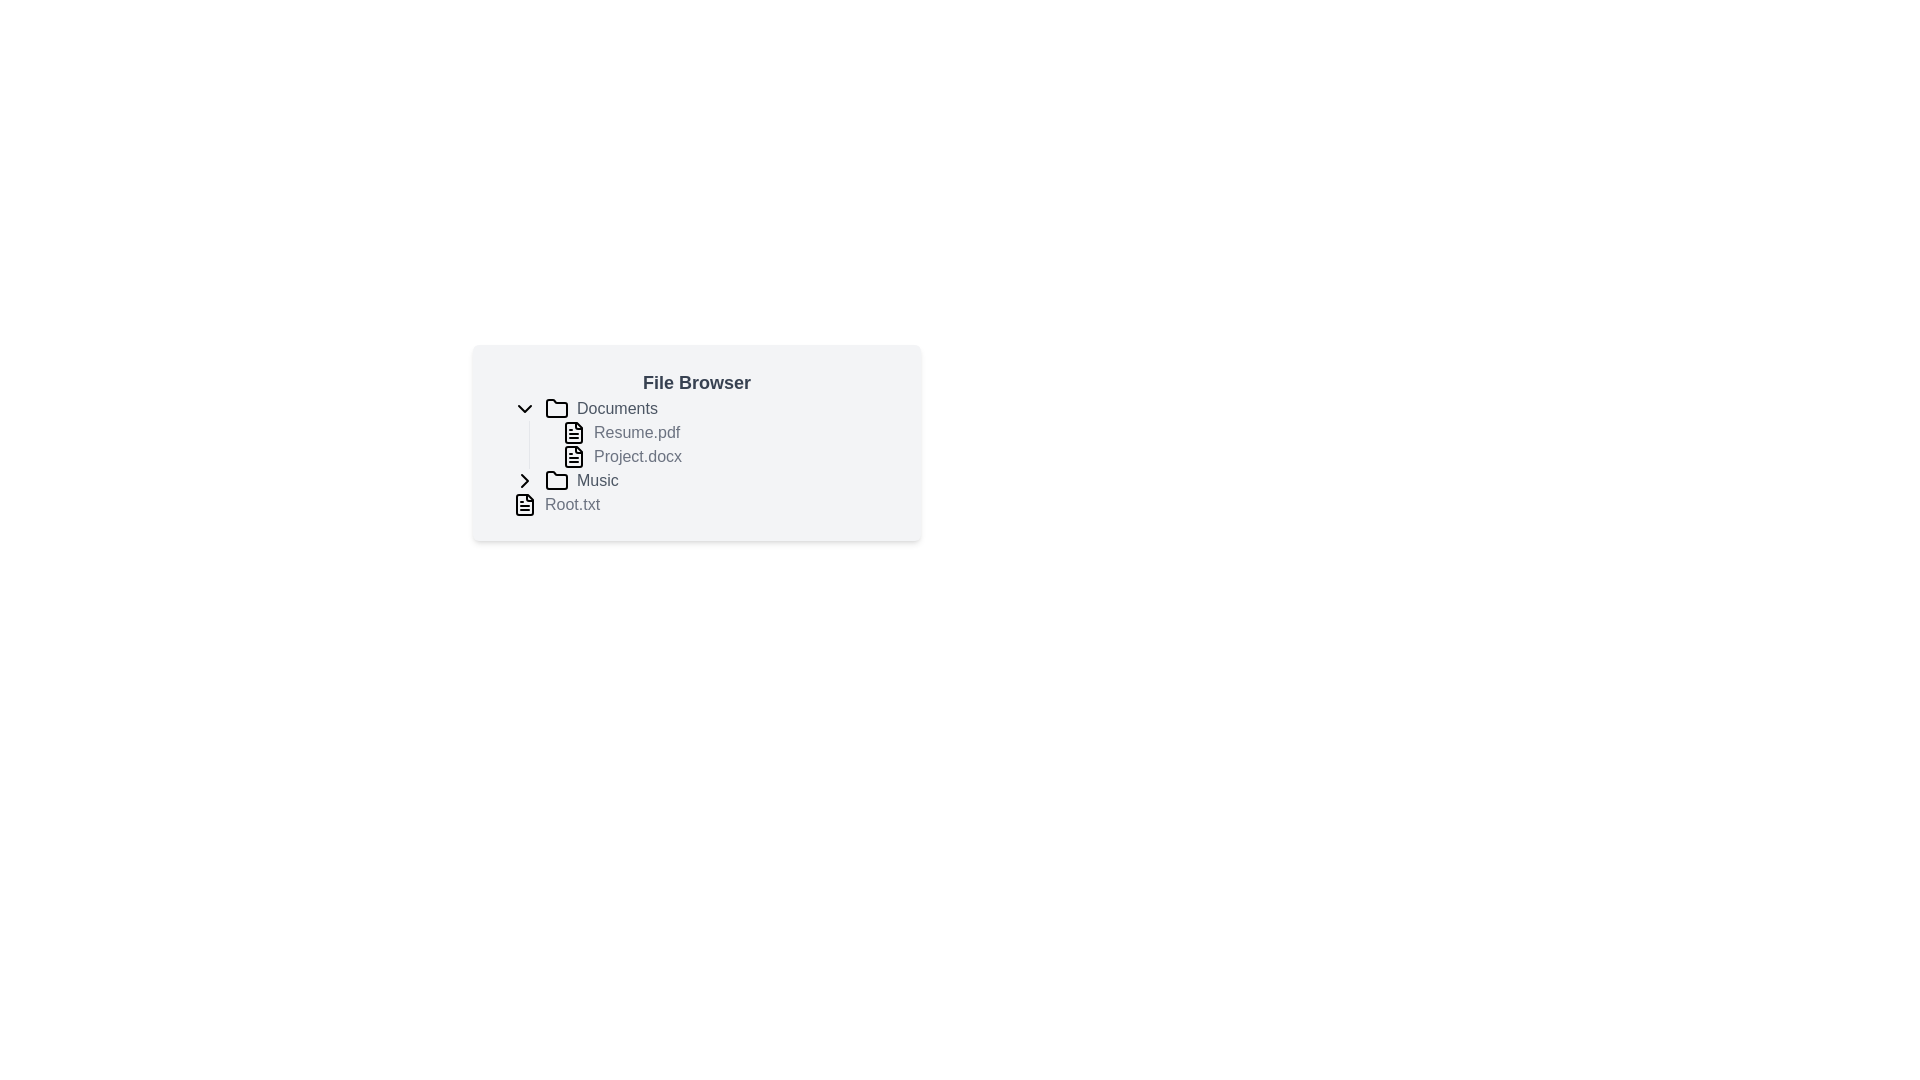  I want to click on the 'Documents' text label, which is styled with a medium font weight and gray color, located to the right of a folder icon, so click(616, 407).